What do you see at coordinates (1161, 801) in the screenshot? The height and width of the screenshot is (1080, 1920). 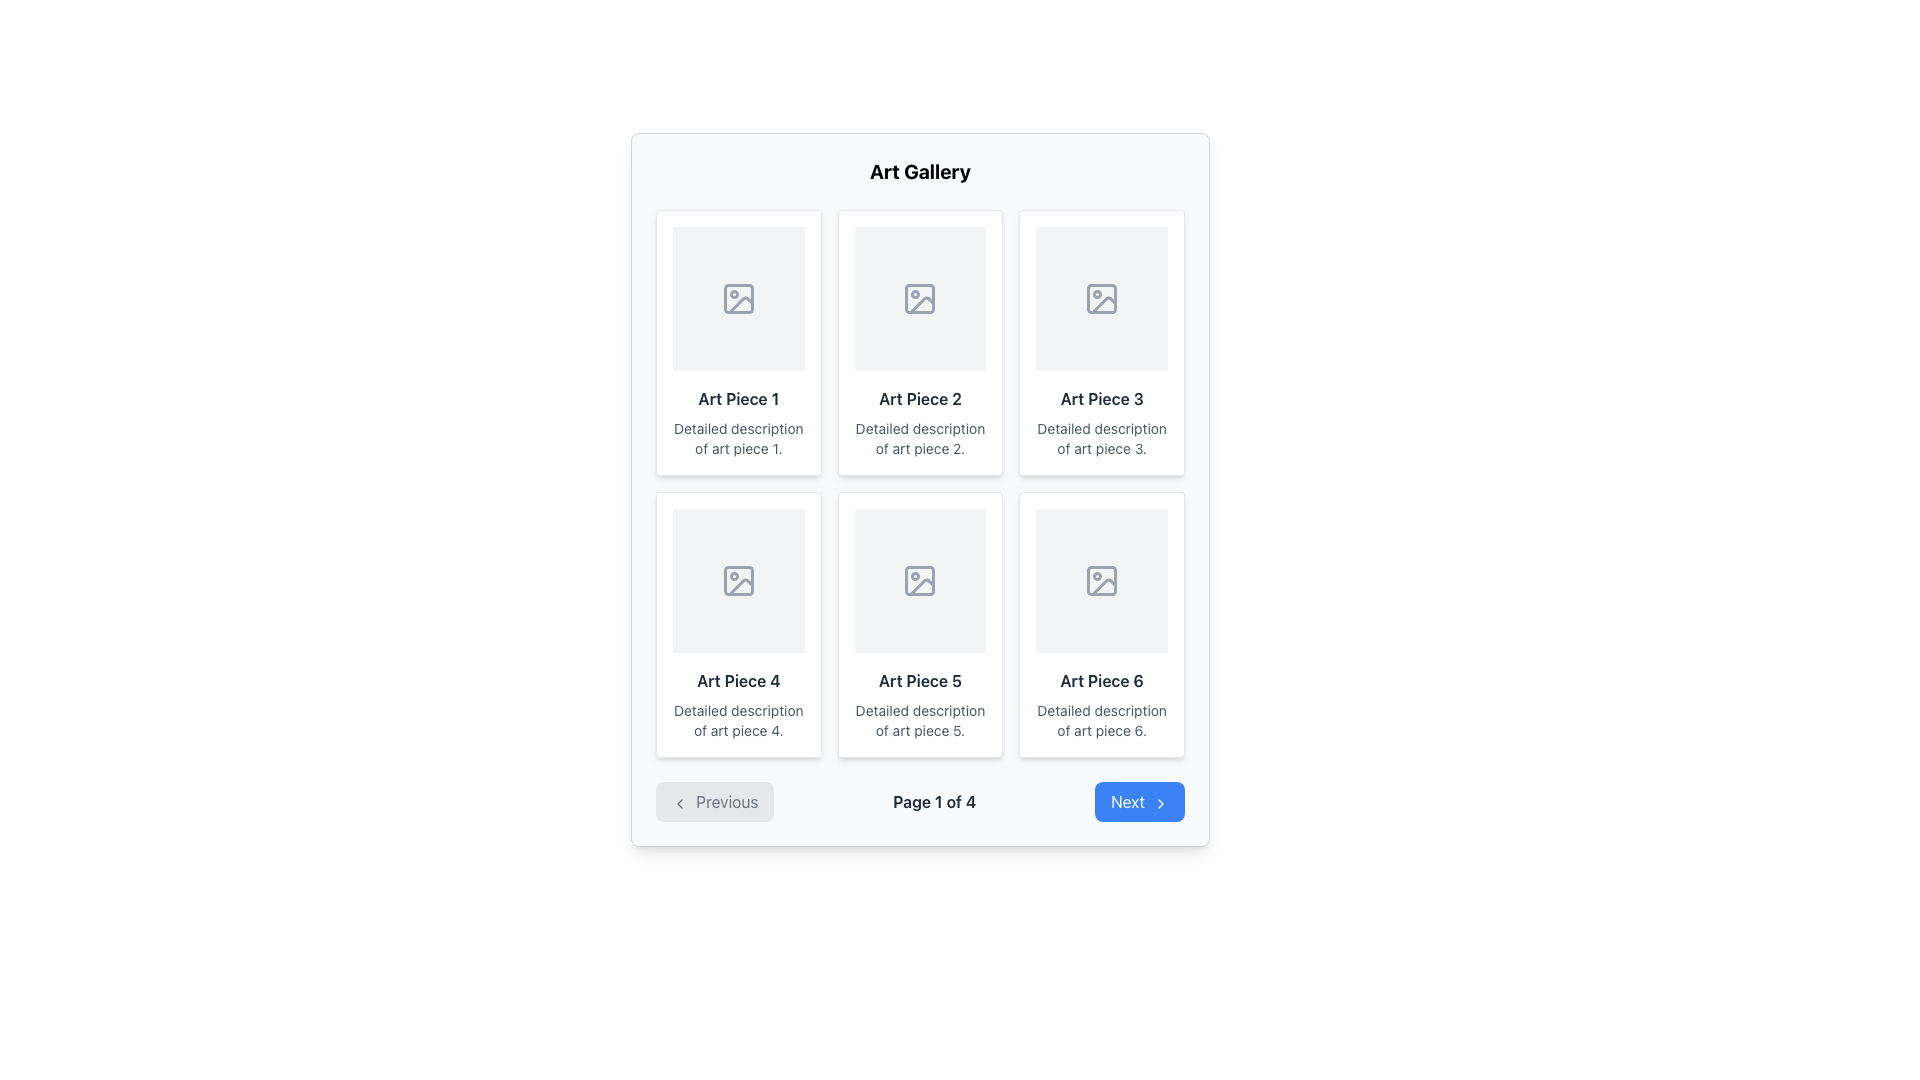 I see `the rightward-pointing chevron icon located inside the 'Next' button, positioned at the far-right side of the button's text` at bounding box center [1161, 801].